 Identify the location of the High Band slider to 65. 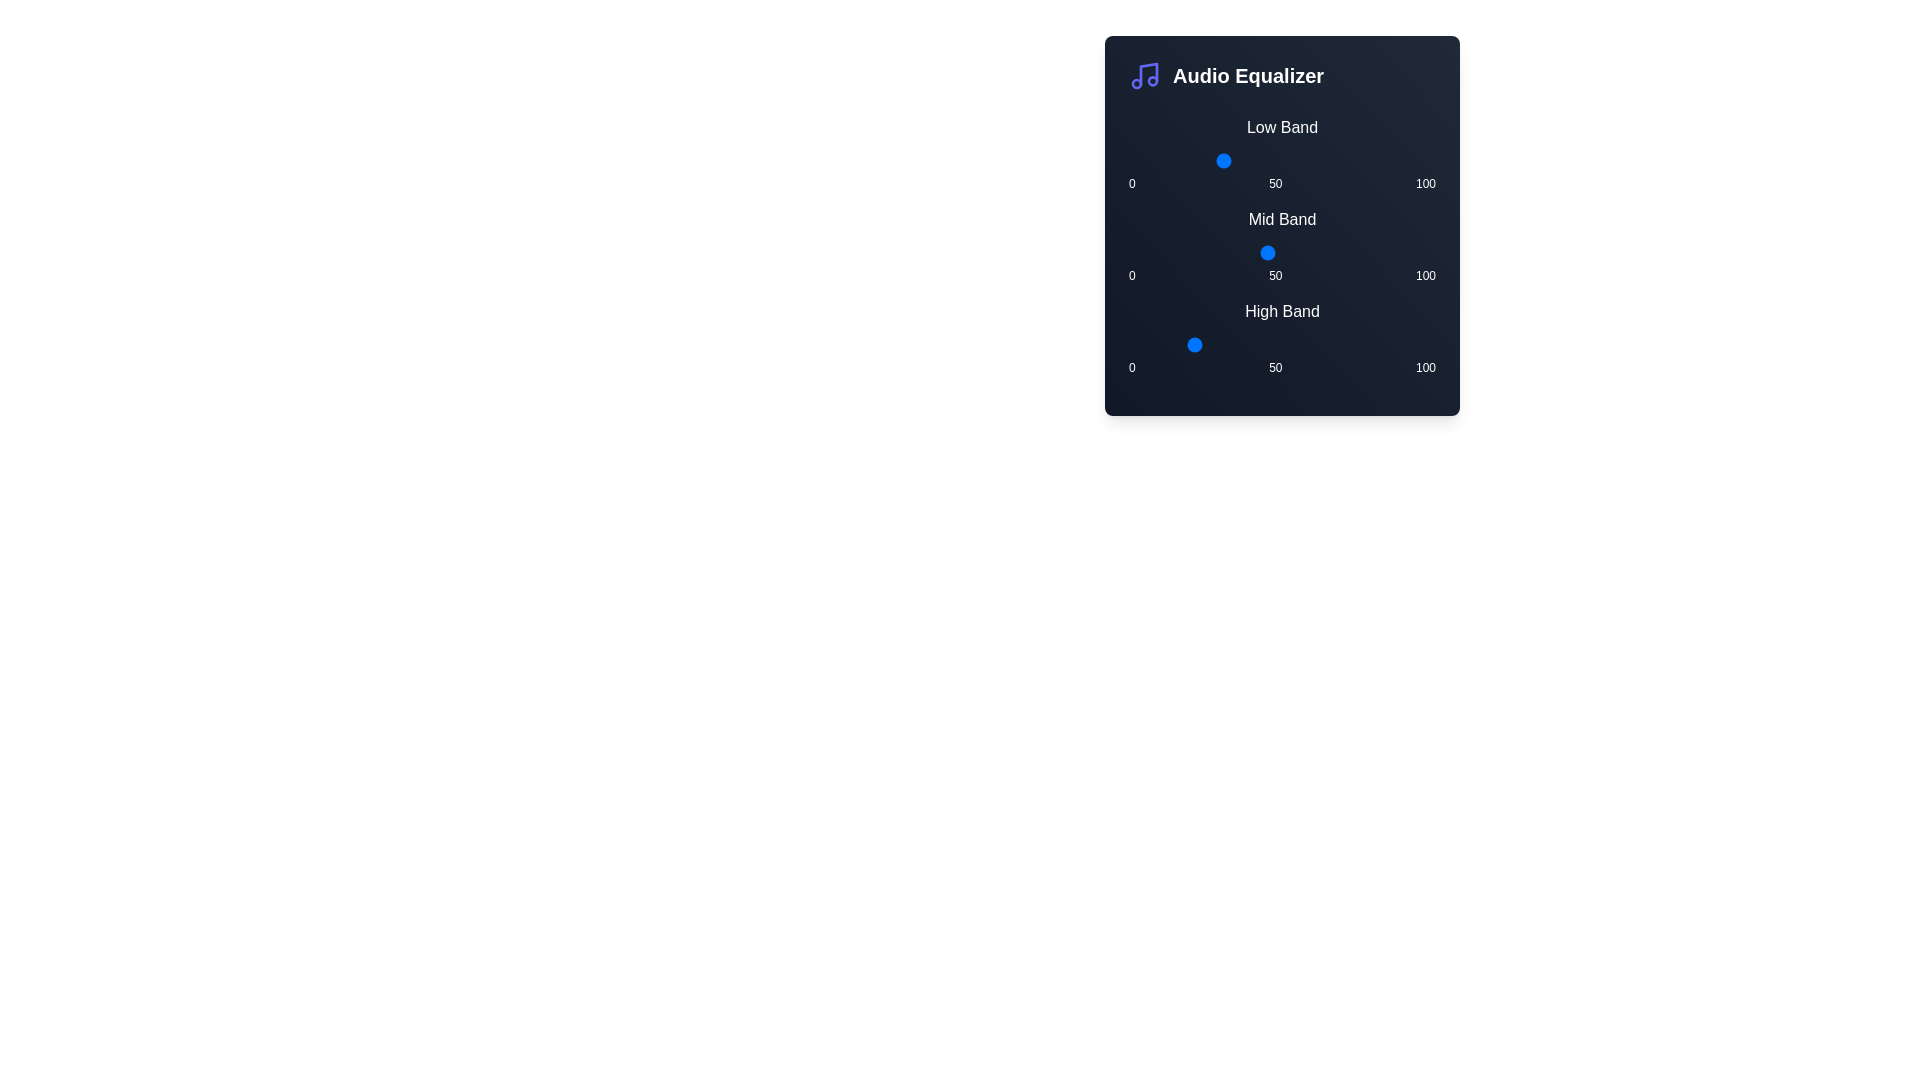
(1328, 343).